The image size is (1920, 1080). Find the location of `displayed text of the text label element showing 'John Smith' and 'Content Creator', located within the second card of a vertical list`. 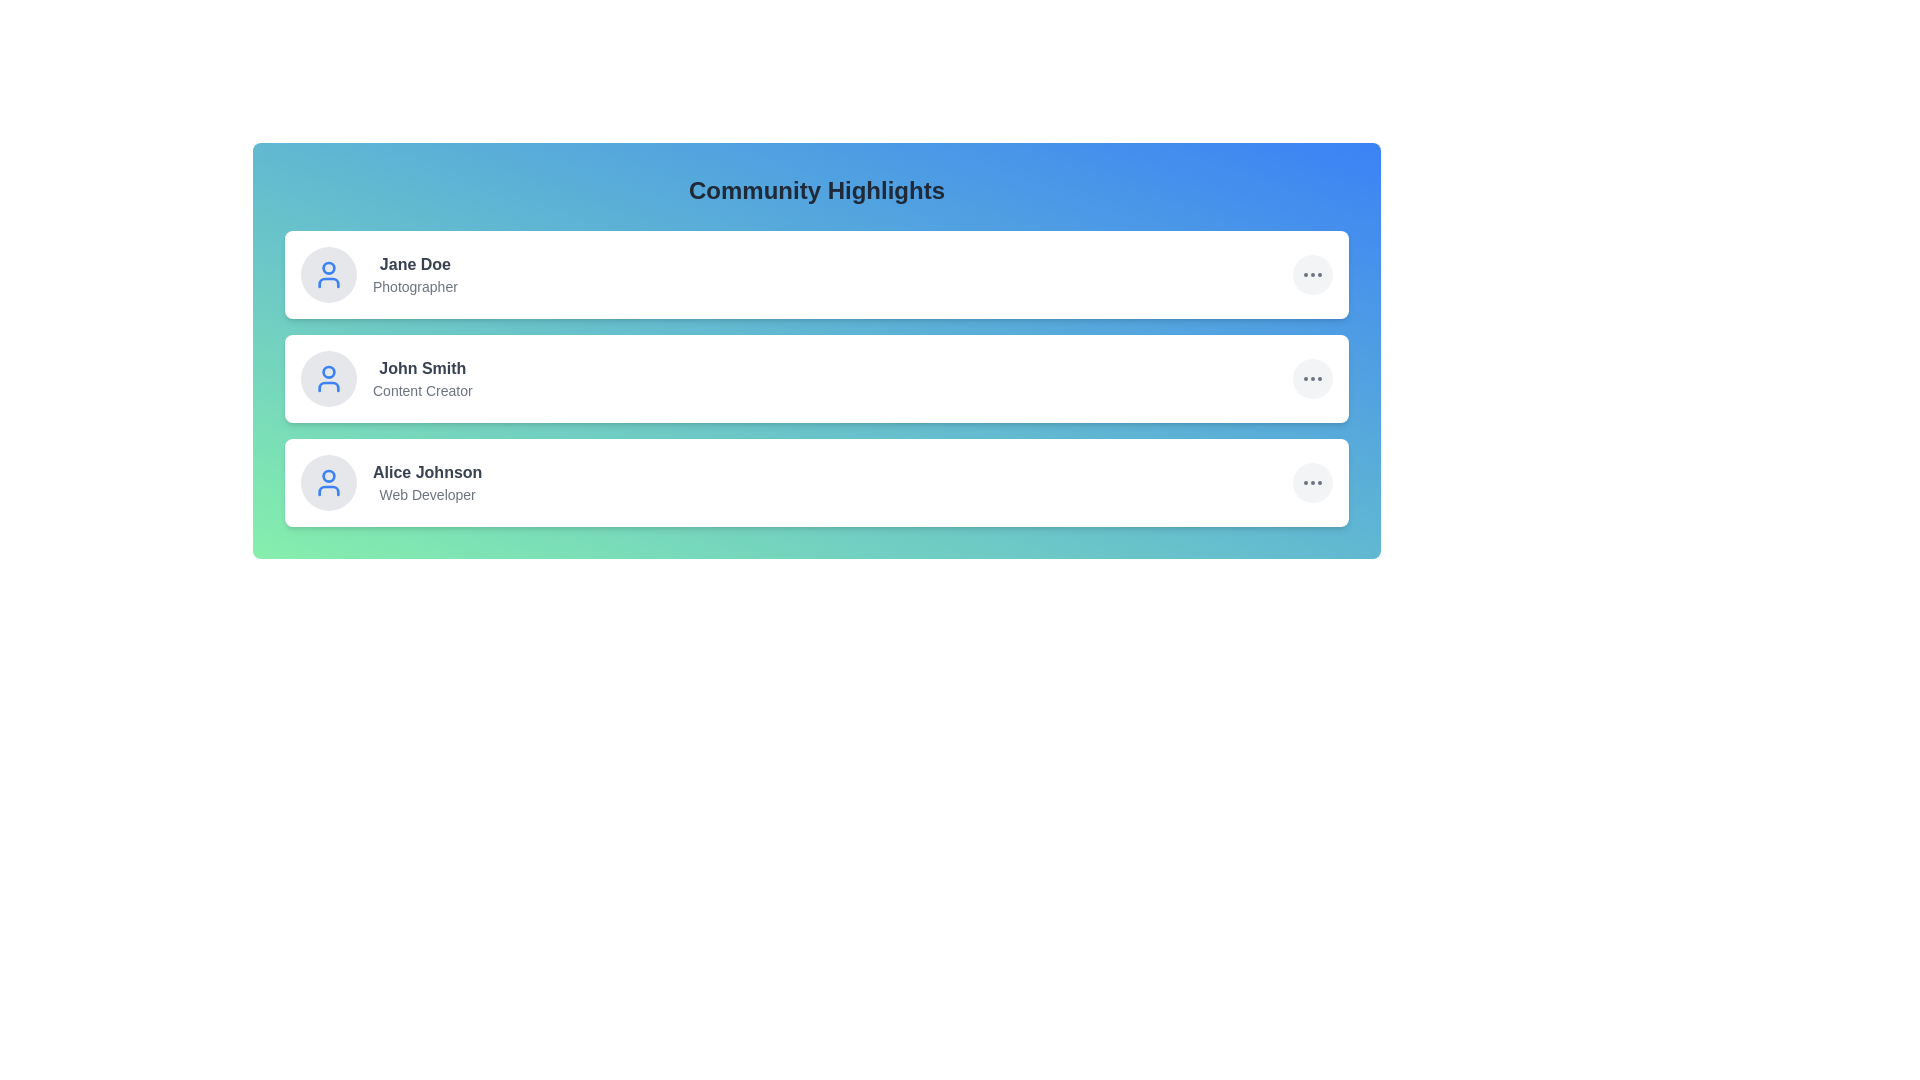

displayed text of the text label element showing 'John Smith' and 'Content Creator', located within the second card of a vertical list is located at coordinates (421, 378).